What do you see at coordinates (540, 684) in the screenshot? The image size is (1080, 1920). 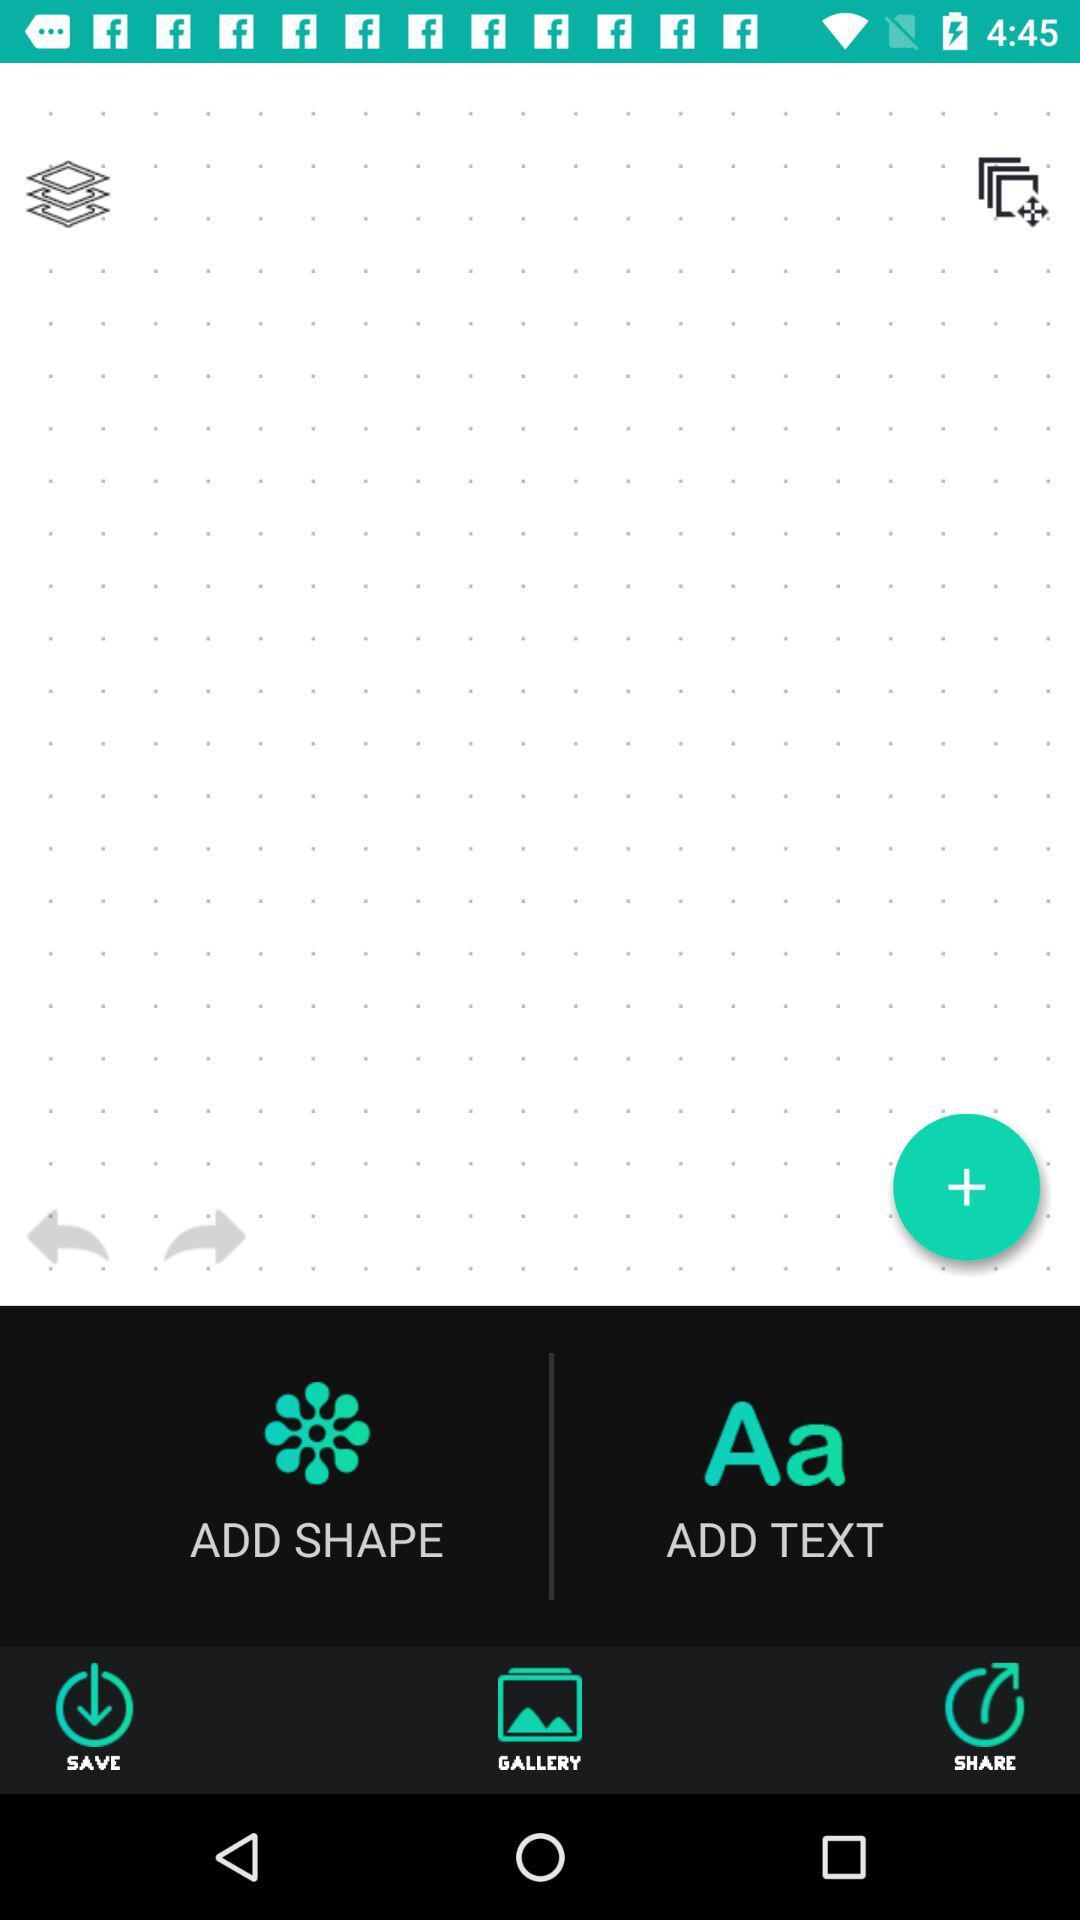 I see `the item at the center` at bounding box center [540, 684].